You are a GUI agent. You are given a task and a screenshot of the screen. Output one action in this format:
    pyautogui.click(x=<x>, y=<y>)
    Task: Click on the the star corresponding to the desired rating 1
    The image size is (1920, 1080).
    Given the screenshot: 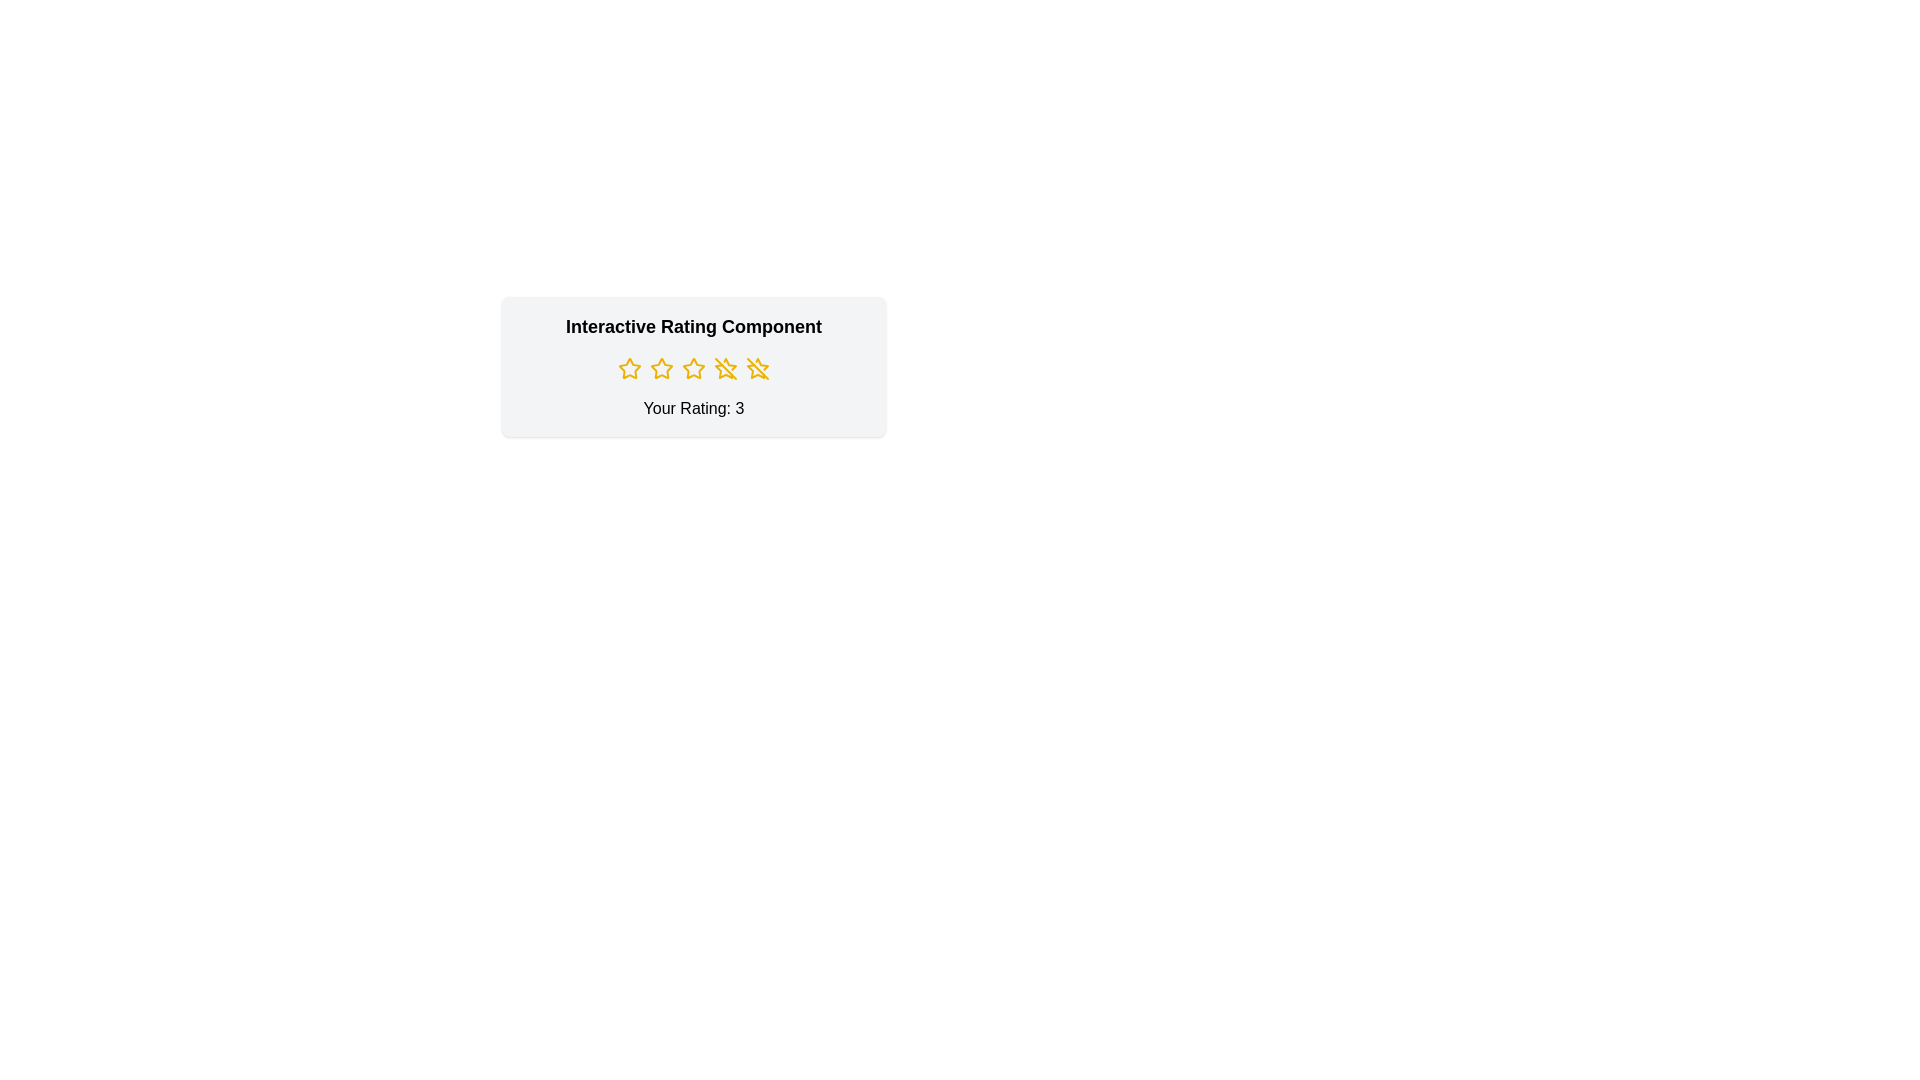 What is the action you would take?
    pyautogui.click(x=628, y=369)
    